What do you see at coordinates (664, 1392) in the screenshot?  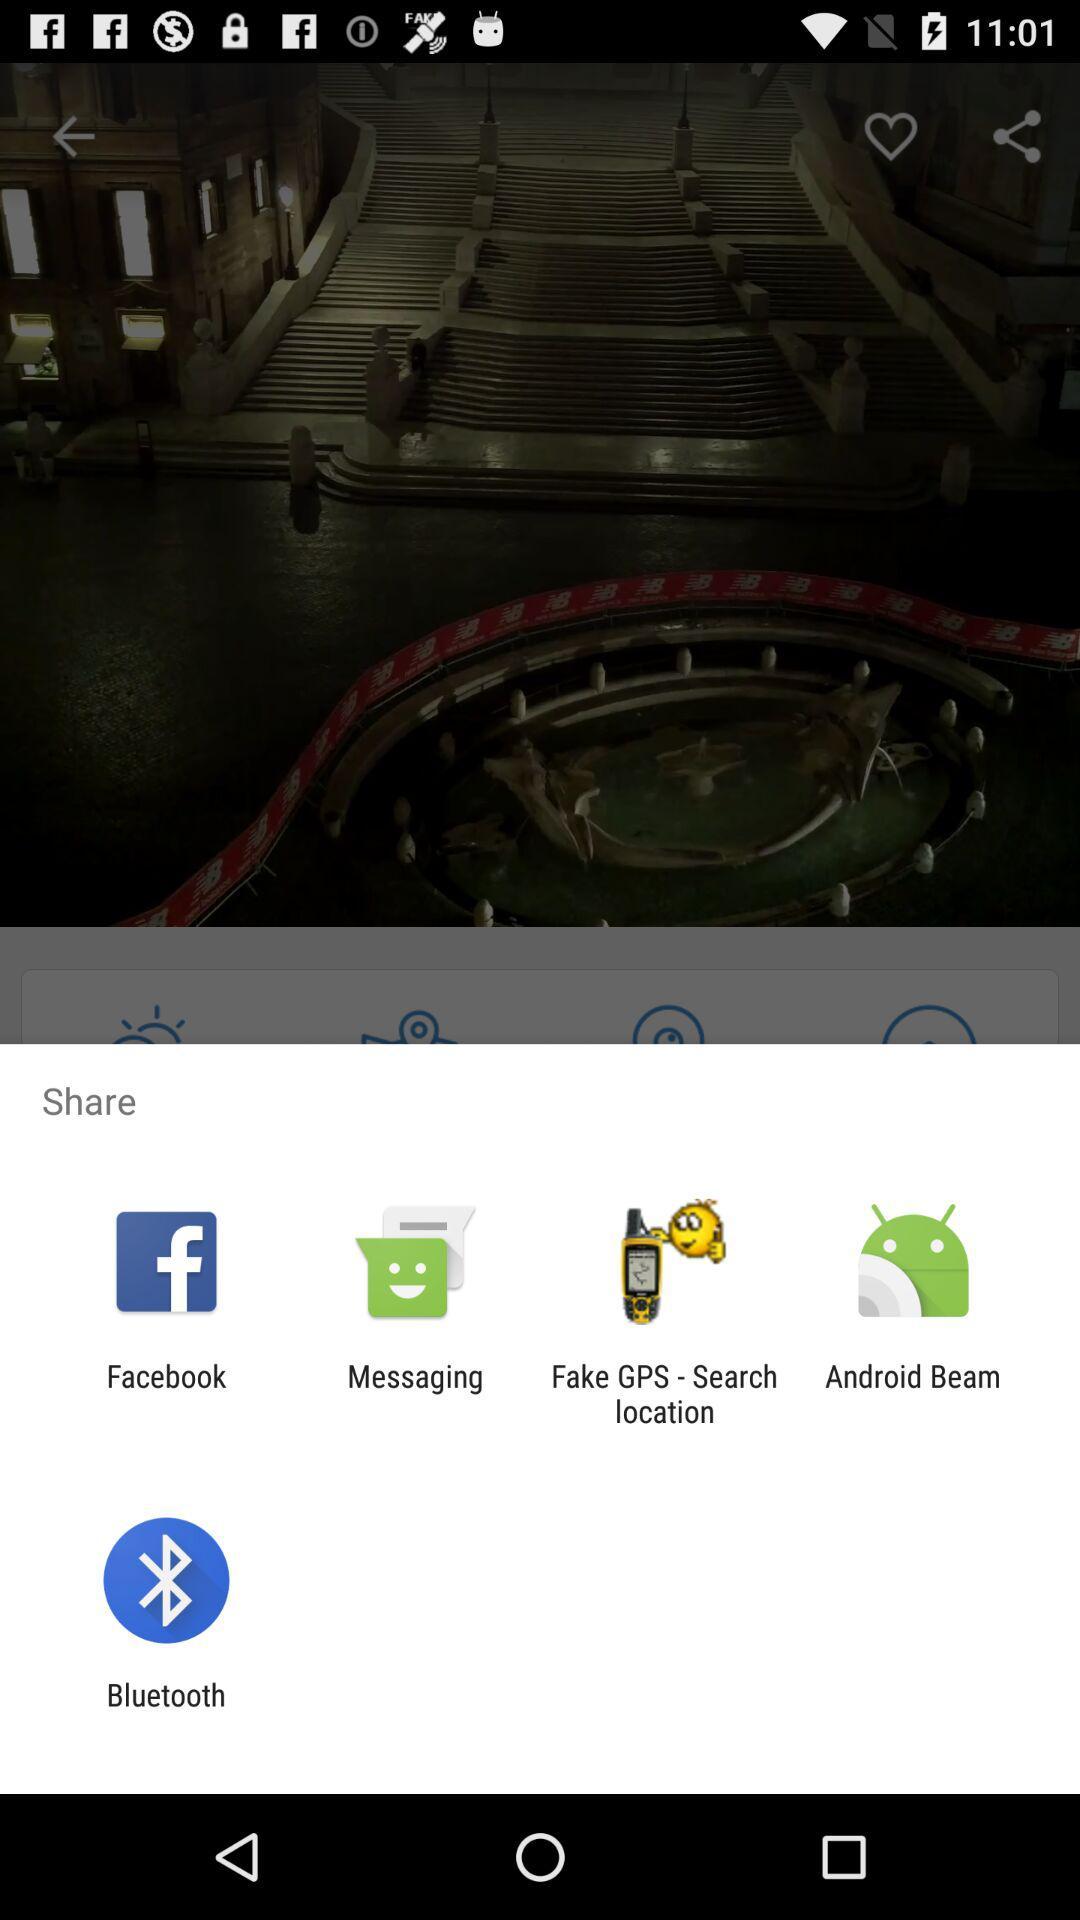 I see `the fake gps search app` at bounding box center [664, 1392].